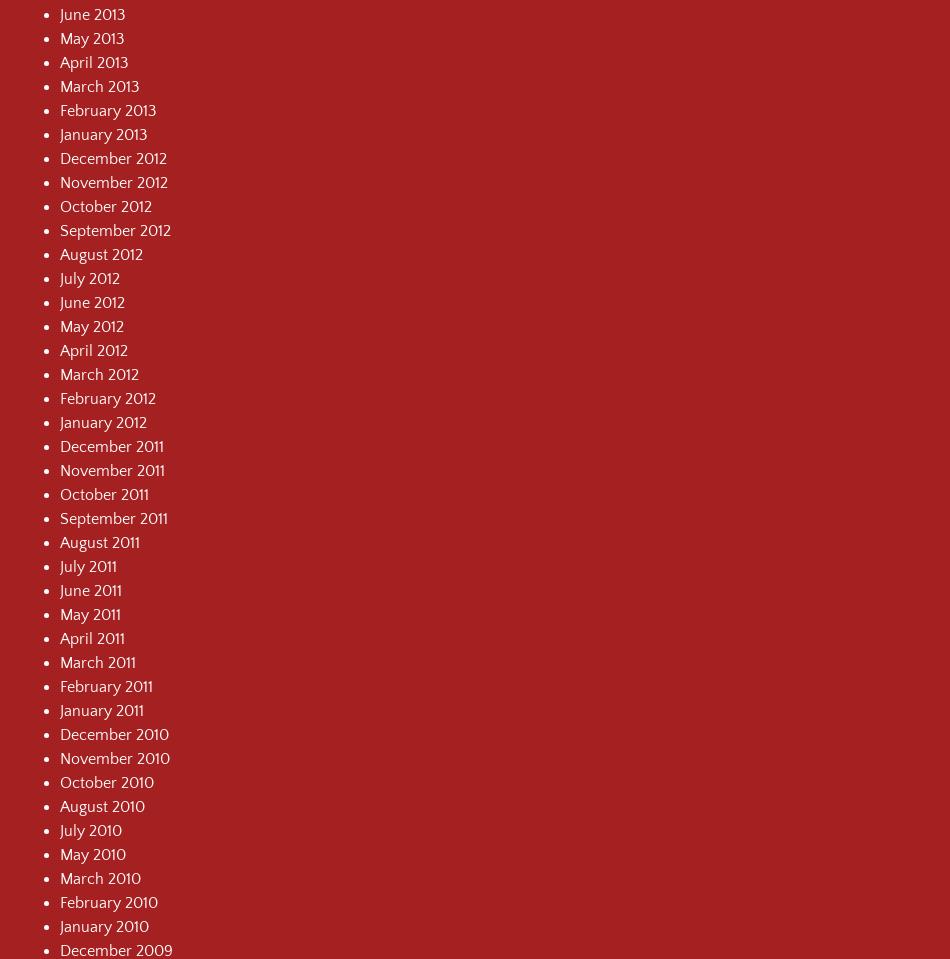 This screenshot has width=950, height=959. What do you see at coordinates (114, 733) in the screenshot?
I see `'December 2010'` at bounding box center [114, 733].